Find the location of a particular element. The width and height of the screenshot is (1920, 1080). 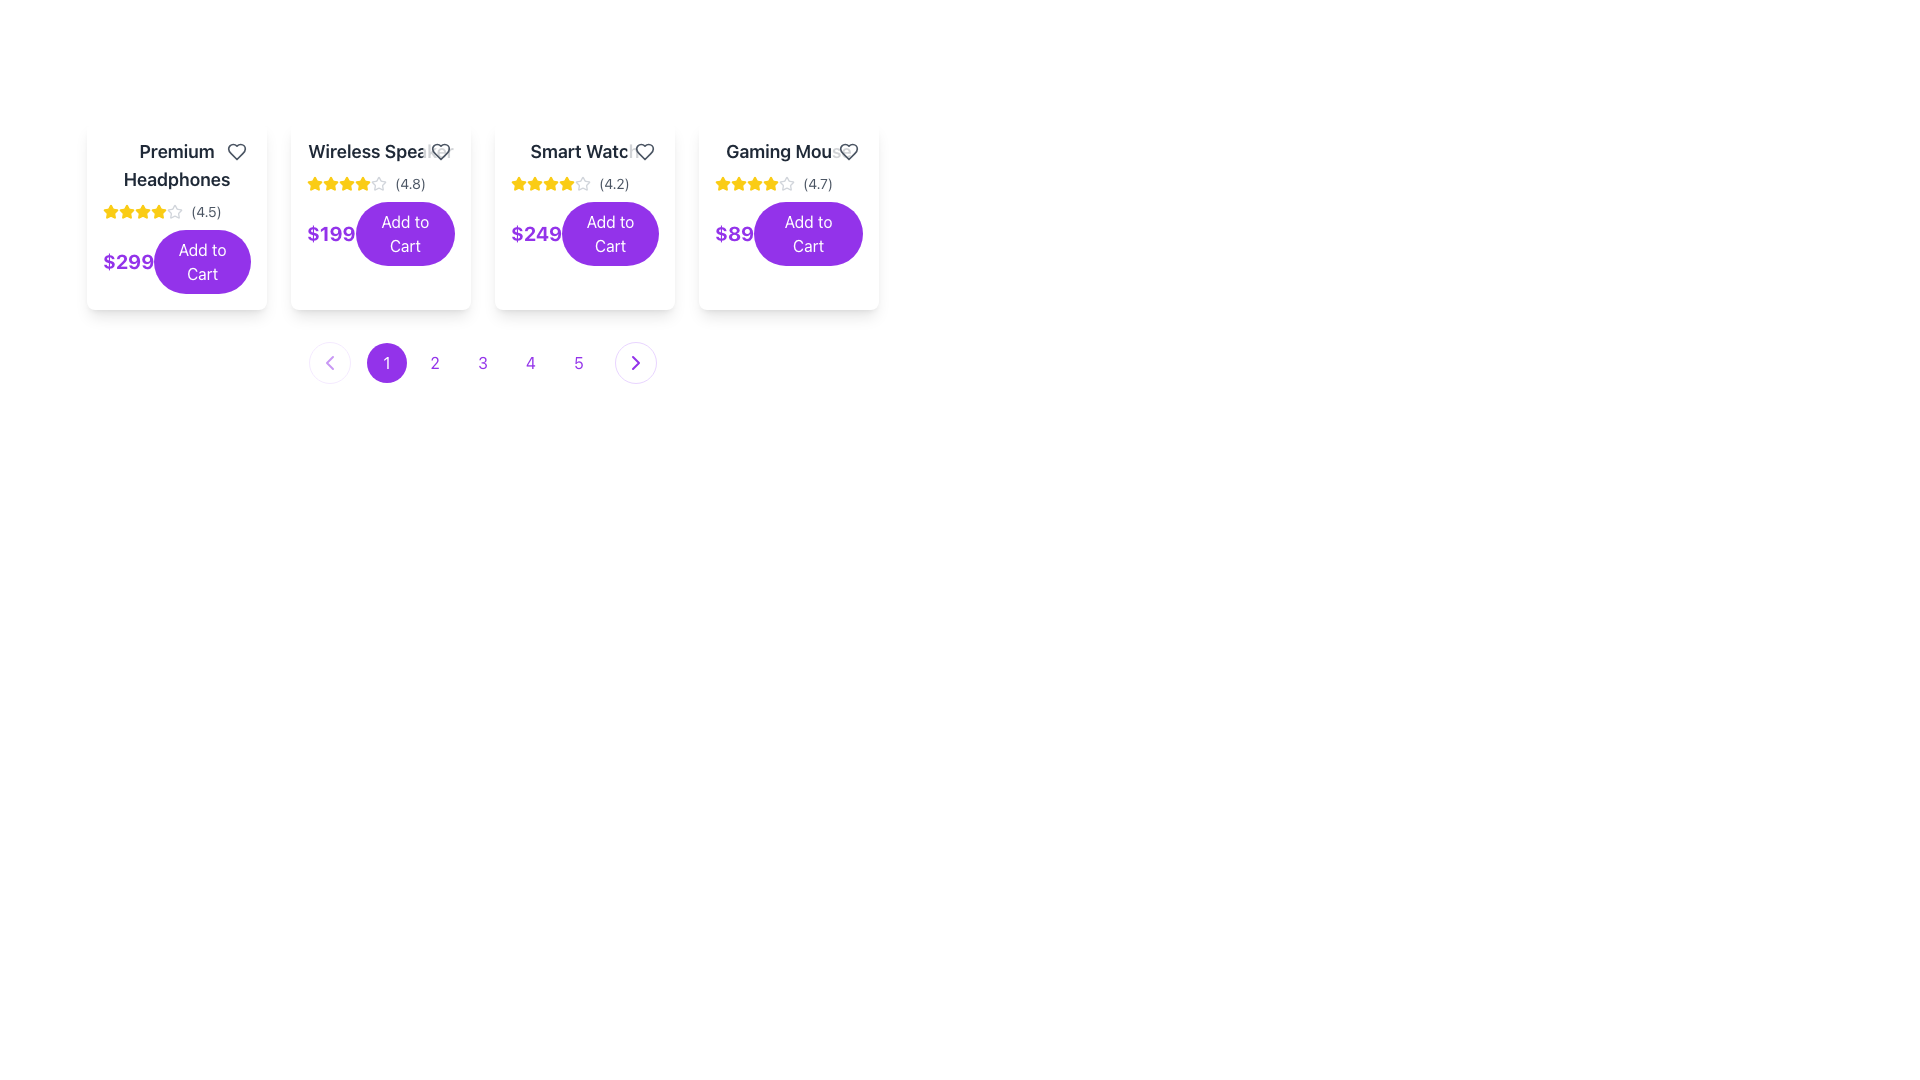

the purple arrow icon pointing to the right within the chevron symbol located at the far right of the navigation bar is located at coordinates (634, 362).